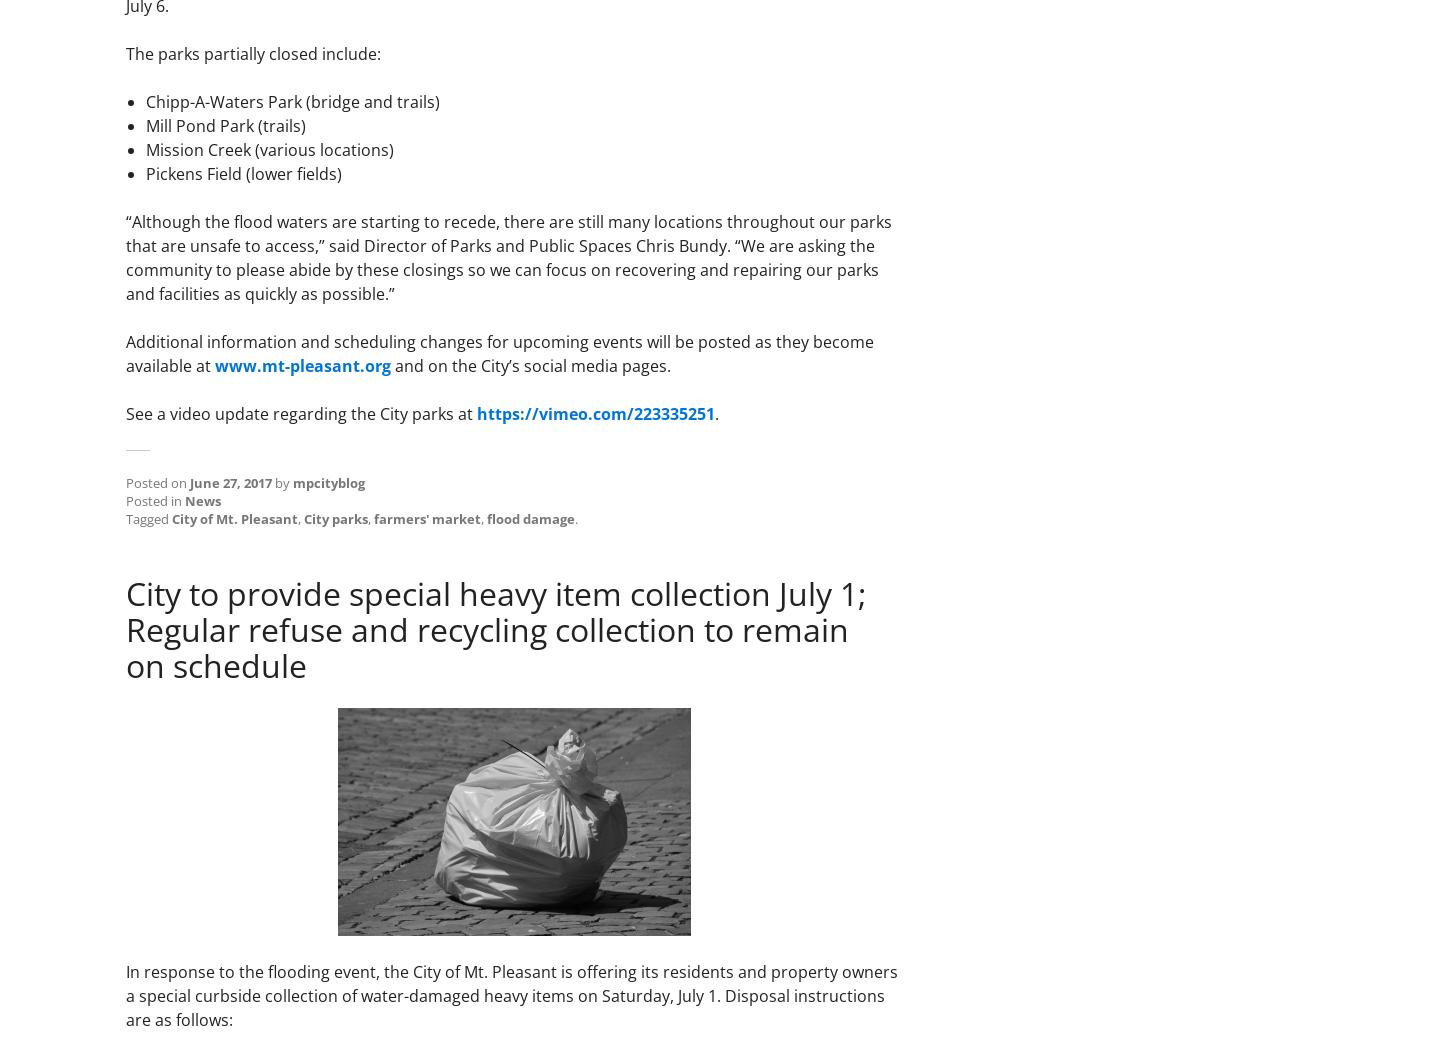  Describe the element at coordinates (530, 365) in the screenshot. I see `'and on the City’s social media pages.'` at that location.